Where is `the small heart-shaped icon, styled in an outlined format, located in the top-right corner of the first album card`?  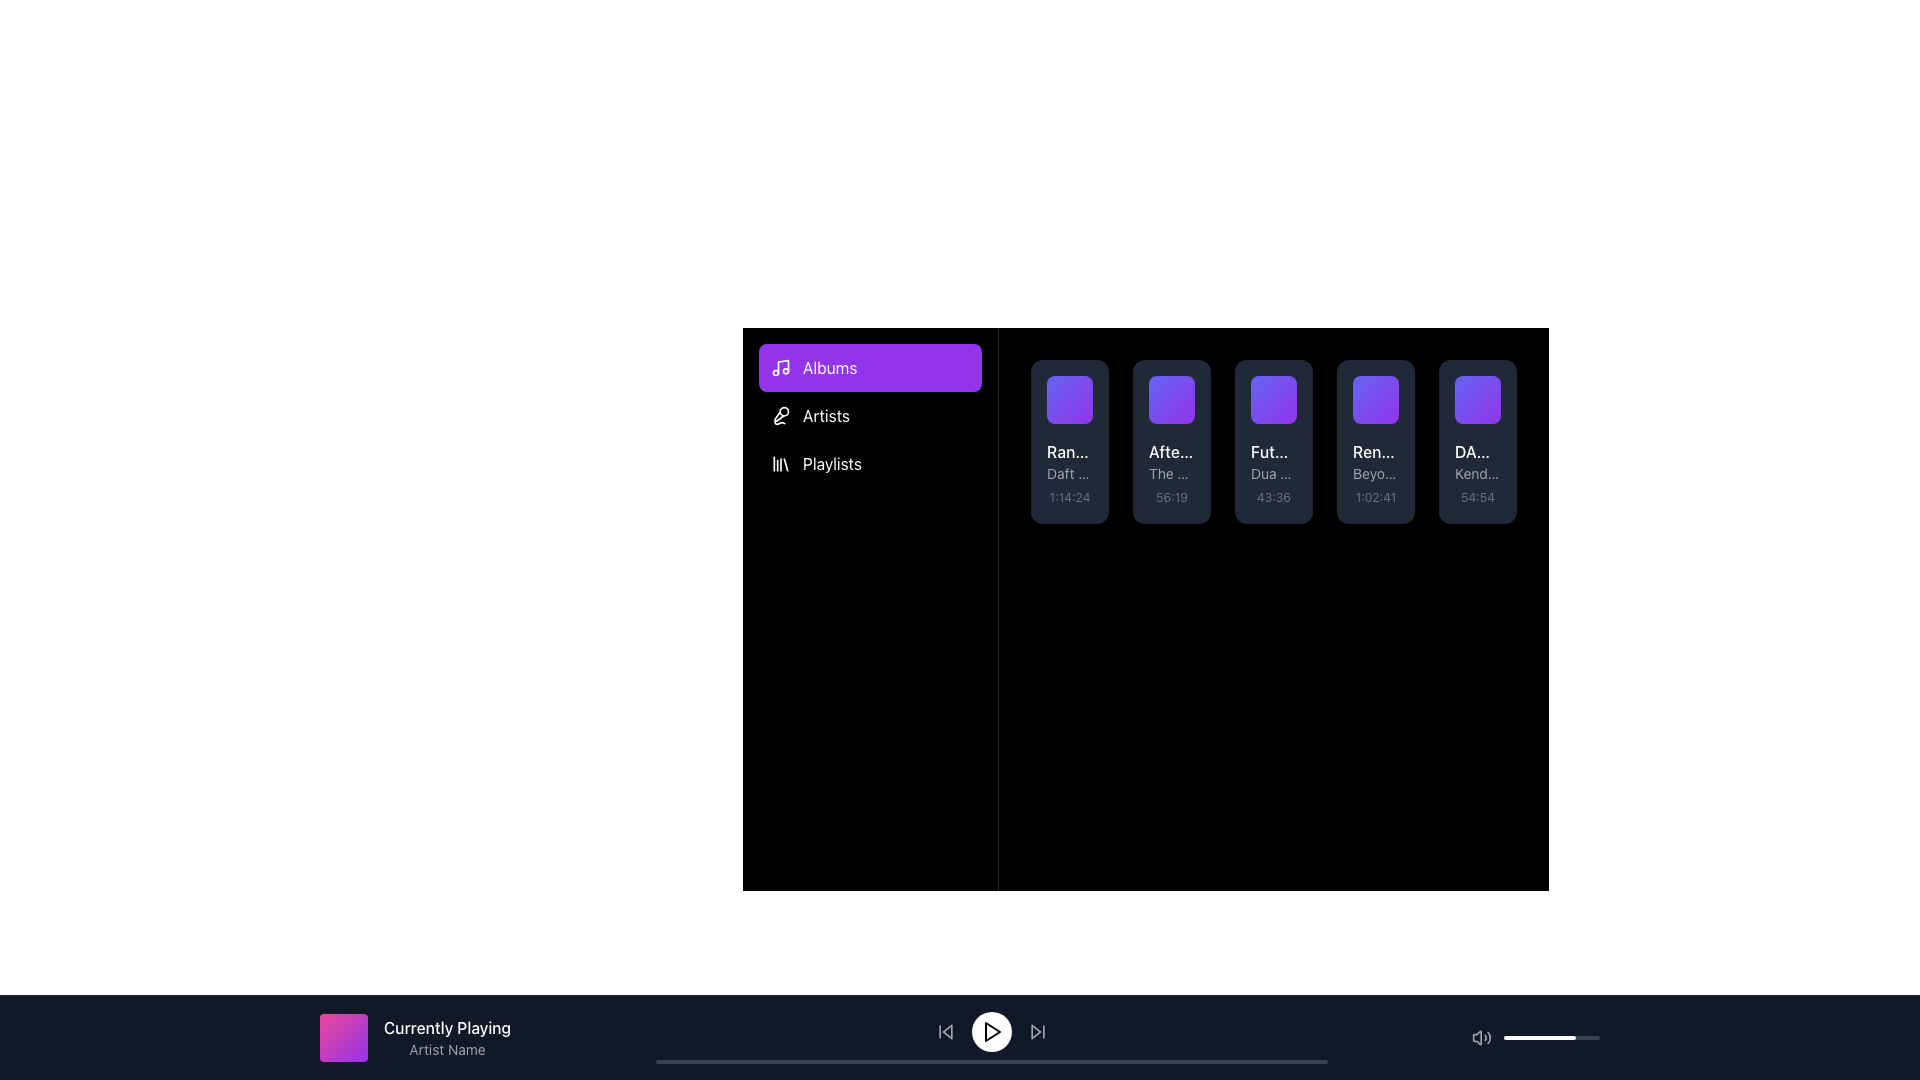
the small heart-shaped icon, styled in an outlined format, located in the top-right corner of the first album card is located at coordinates (1079, 388).